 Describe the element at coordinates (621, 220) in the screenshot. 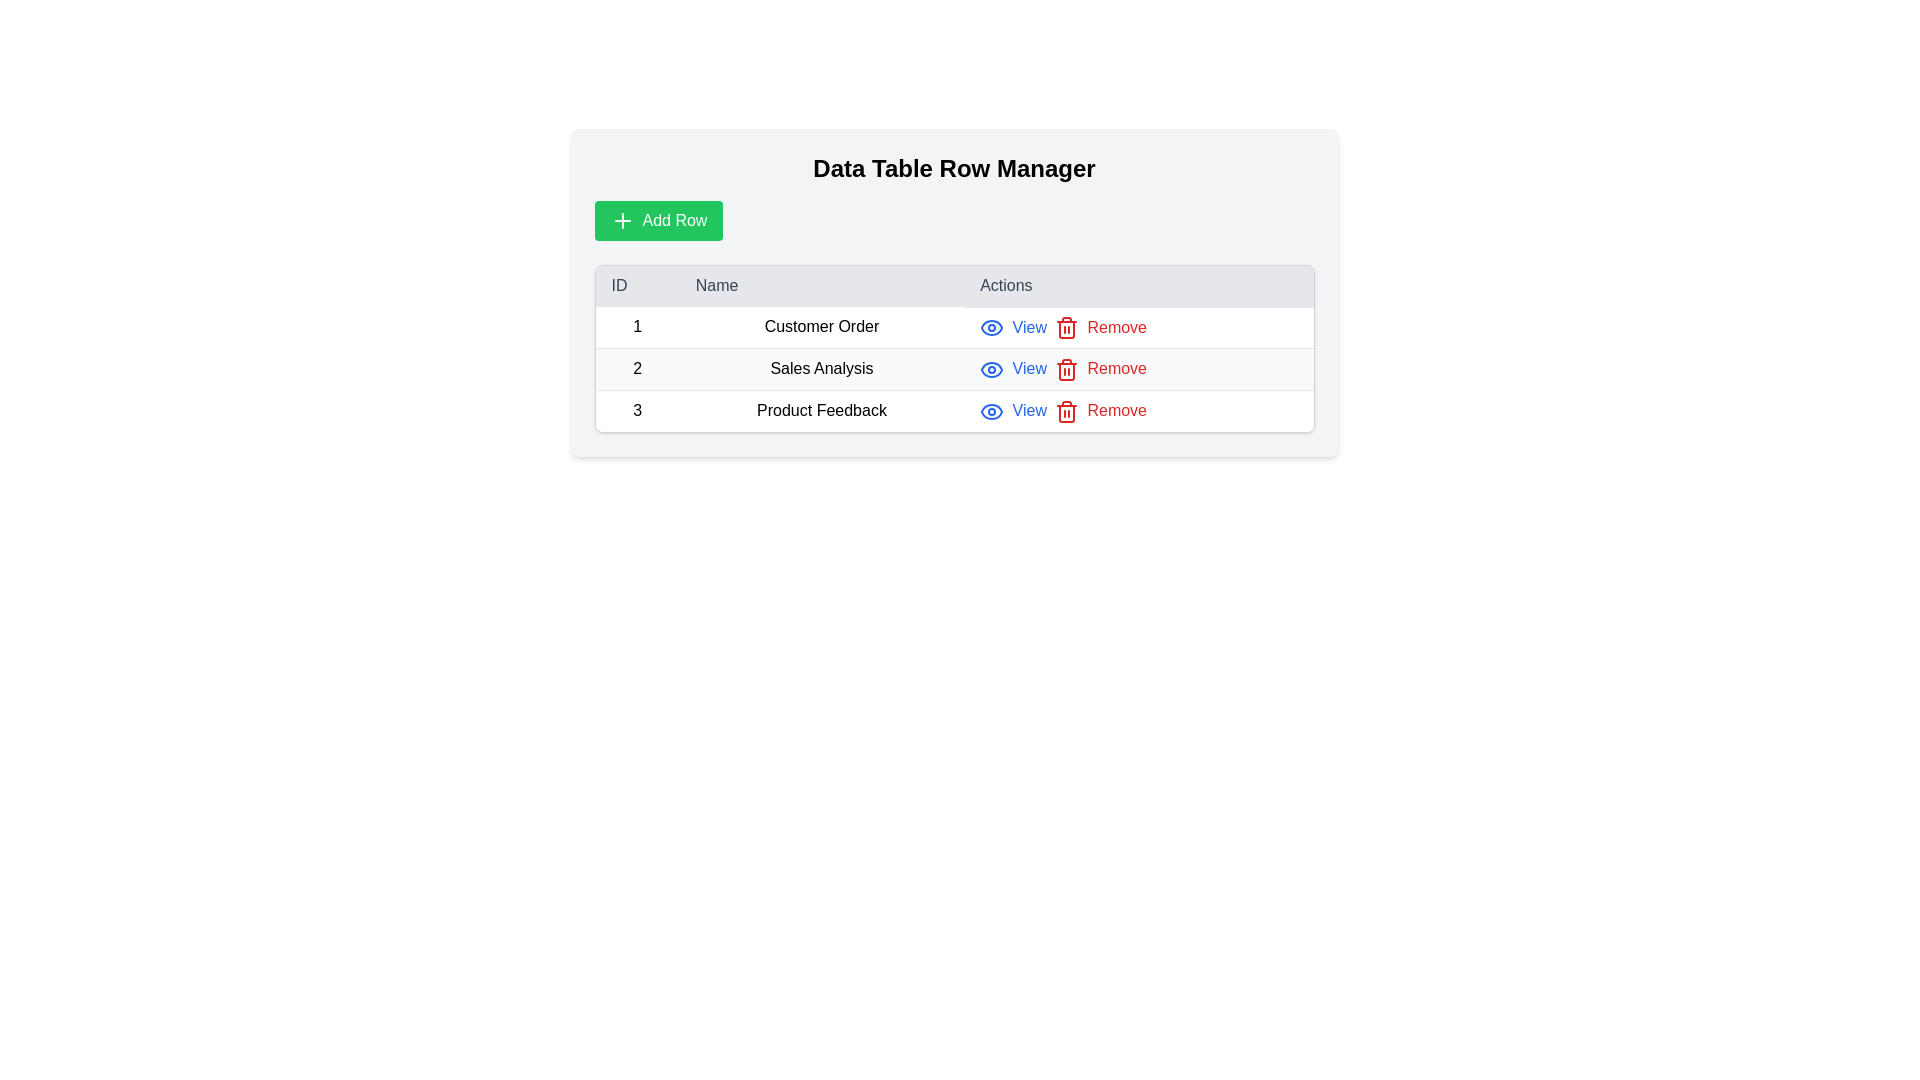

I see `the plus icon, which is represented by two intersecting black lines on a green background, located to the left of the 'Add Row' text in a green rectangular button` at that location.